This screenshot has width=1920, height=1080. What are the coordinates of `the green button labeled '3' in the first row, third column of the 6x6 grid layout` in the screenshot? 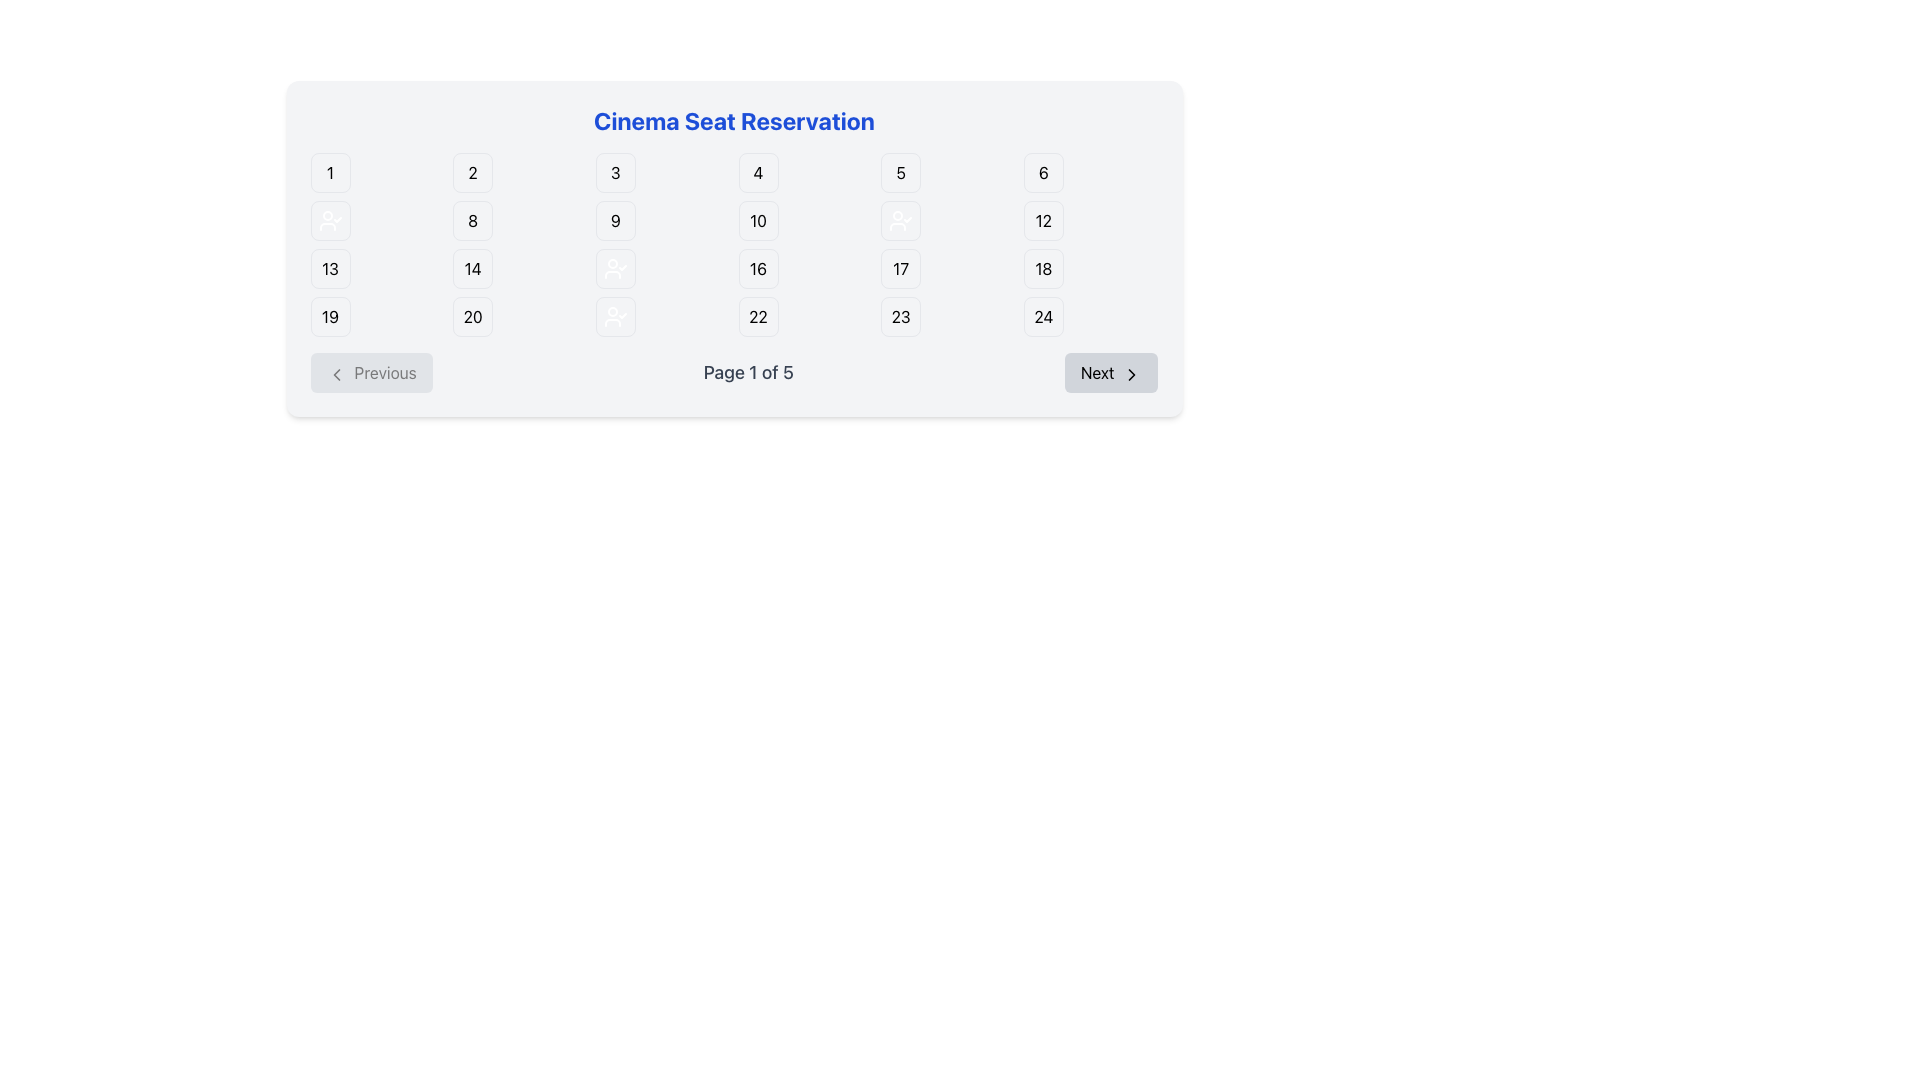 It's located at (614, 172).